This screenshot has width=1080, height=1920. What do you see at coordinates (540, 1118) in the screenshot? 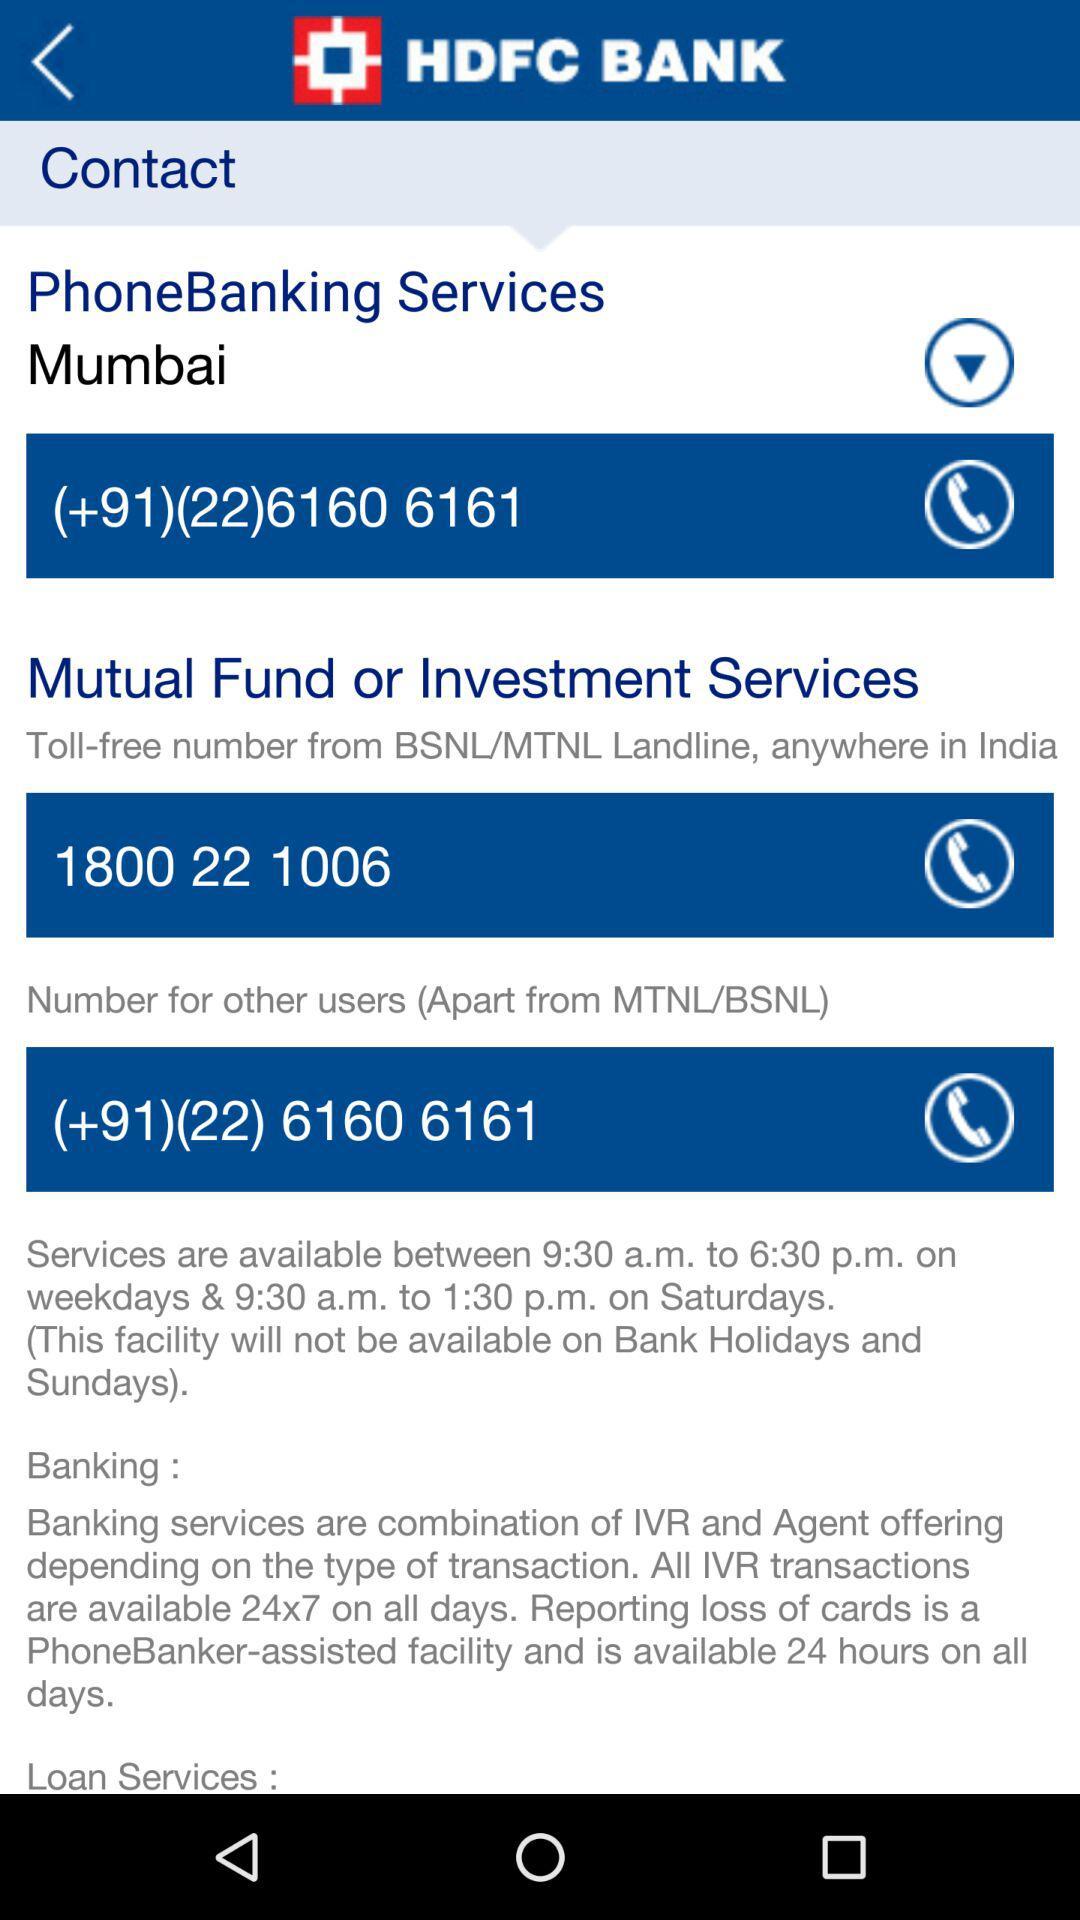
I see `call the phone number` at bounding box center [540, 1118].